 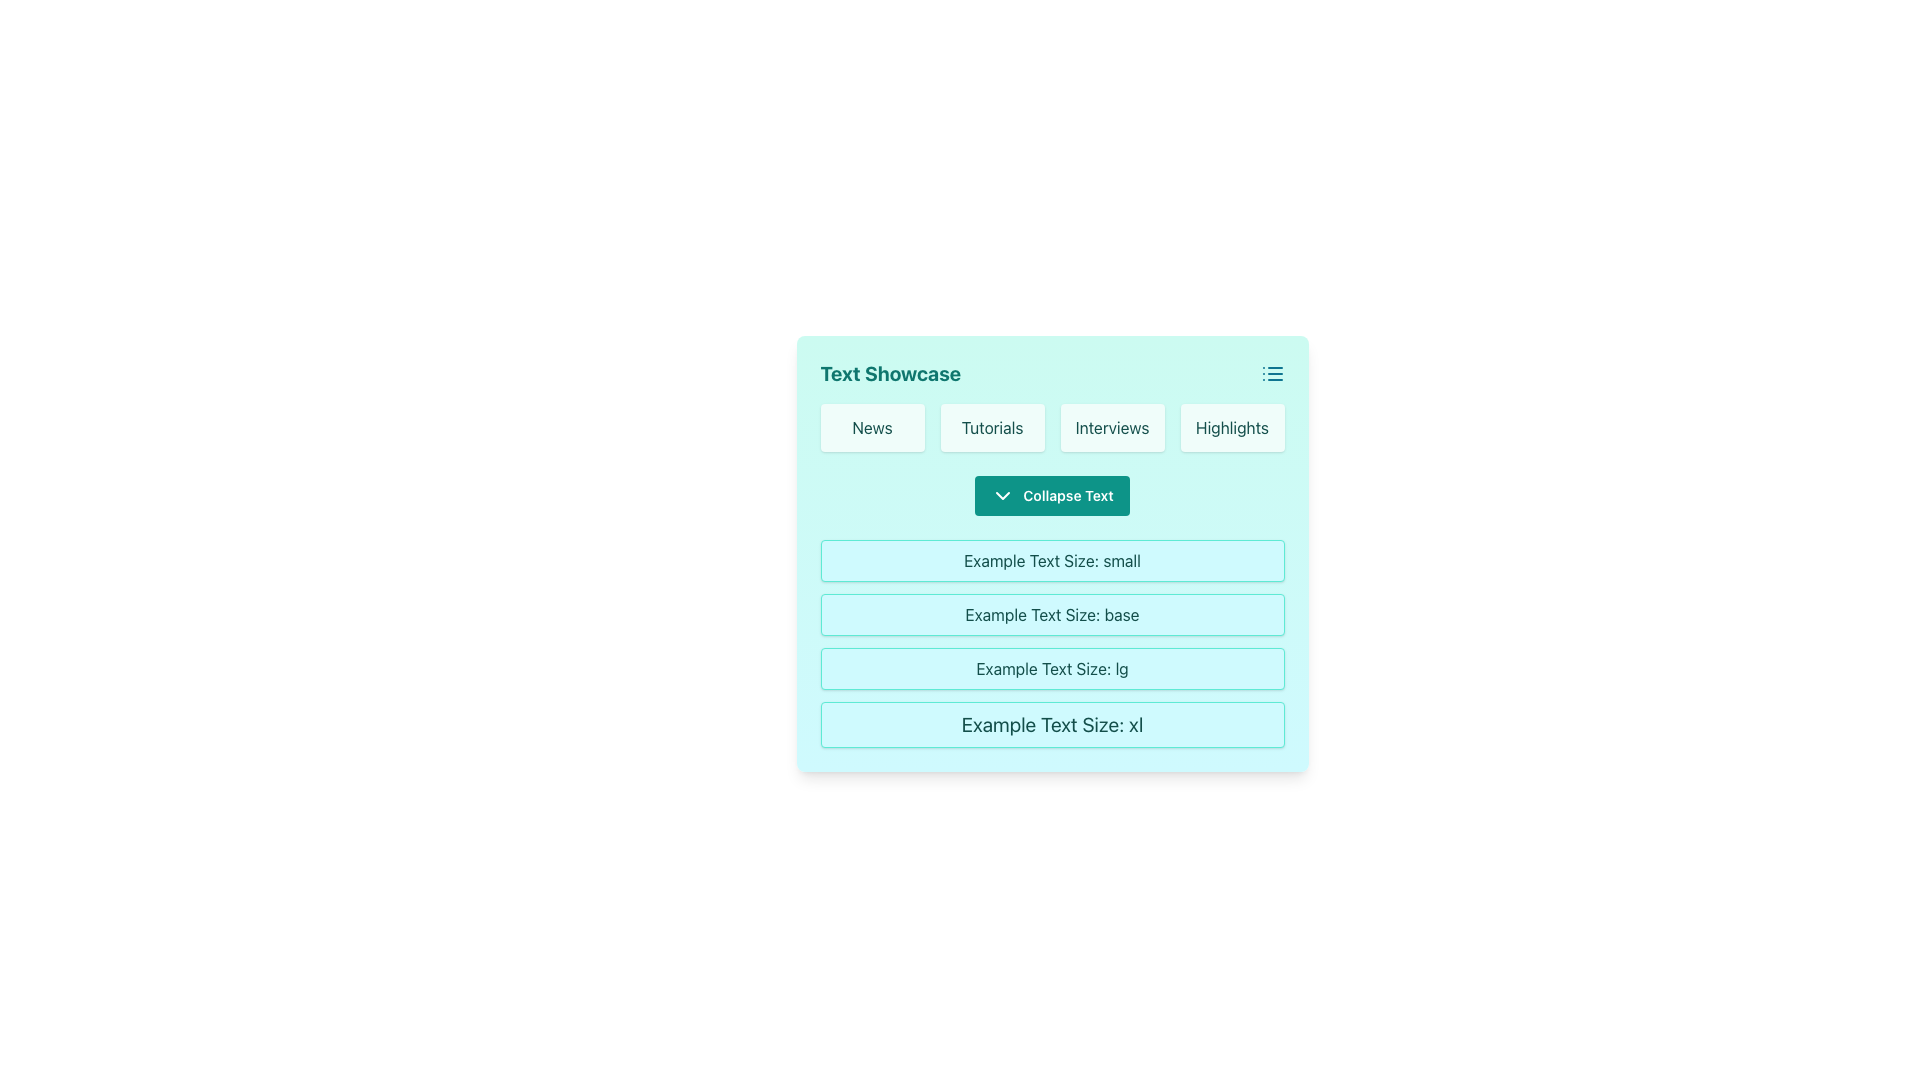 What do you see at coordinates (1111, 427) in the screenshot?
I see `the 'Interviews' button, which is the third button in a horizontal row of four buttons located beneath the 'Text Showcase' heading` at bounding box center [1111, 427].